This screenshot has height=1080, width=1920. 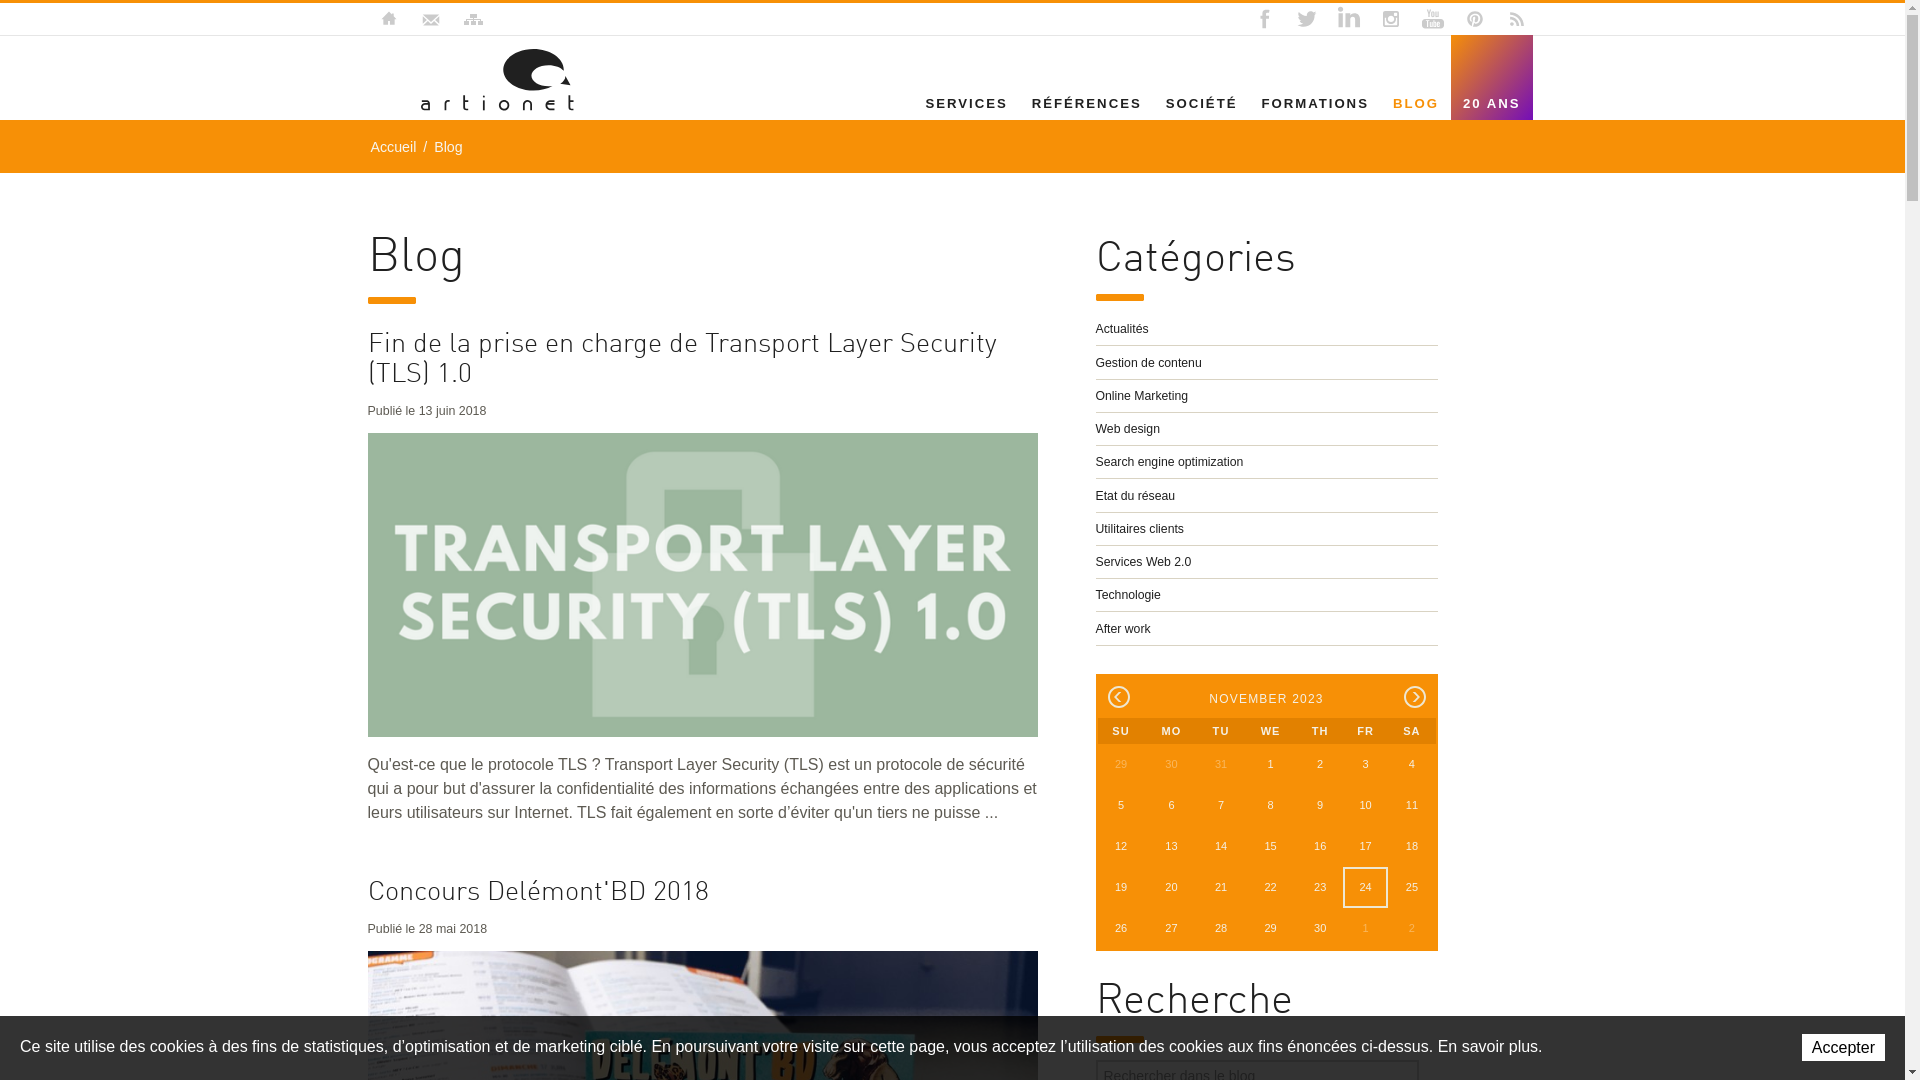 What do you see at coordinates (446, 145) in the screenshot?
I see `'Blog'` at bounding box center [446, 145].